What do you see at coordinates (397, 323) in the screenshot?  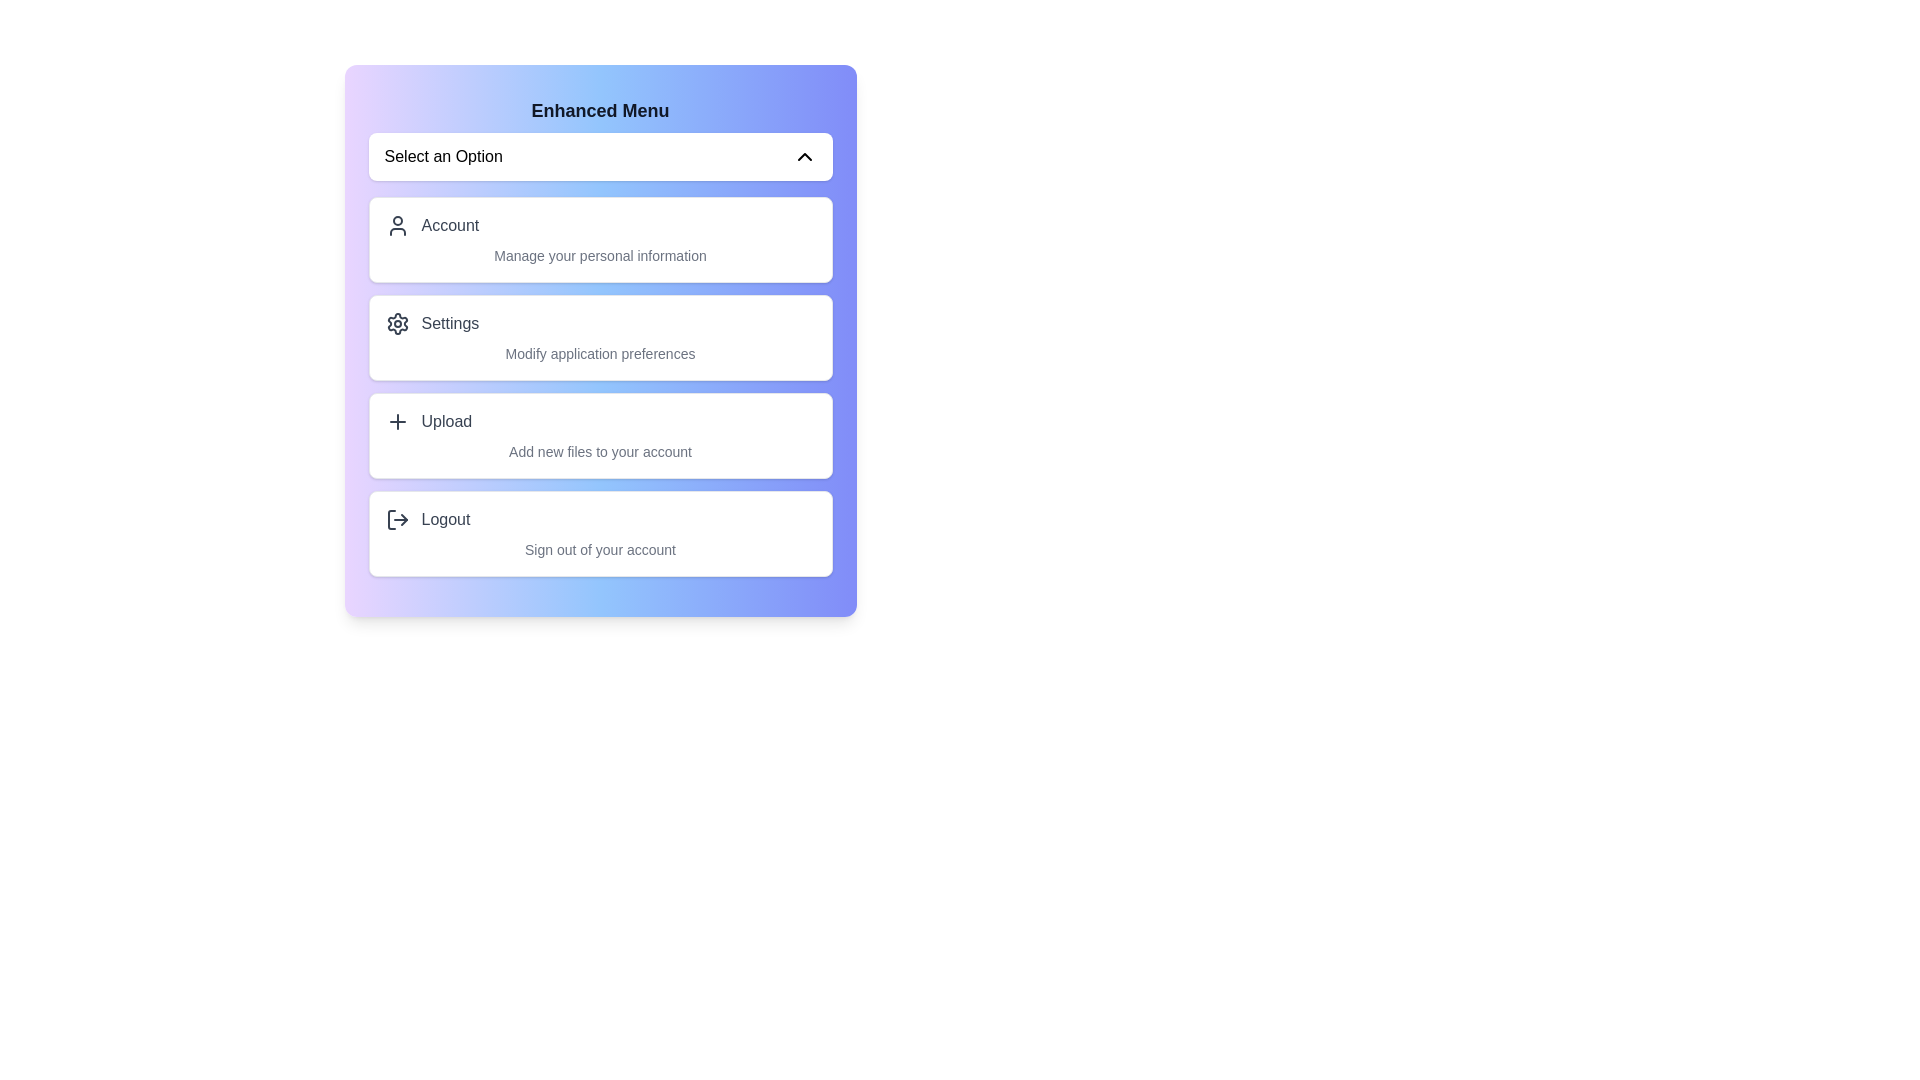 I see `the icon corresponding to Settings` at bounding box center [397, 323].